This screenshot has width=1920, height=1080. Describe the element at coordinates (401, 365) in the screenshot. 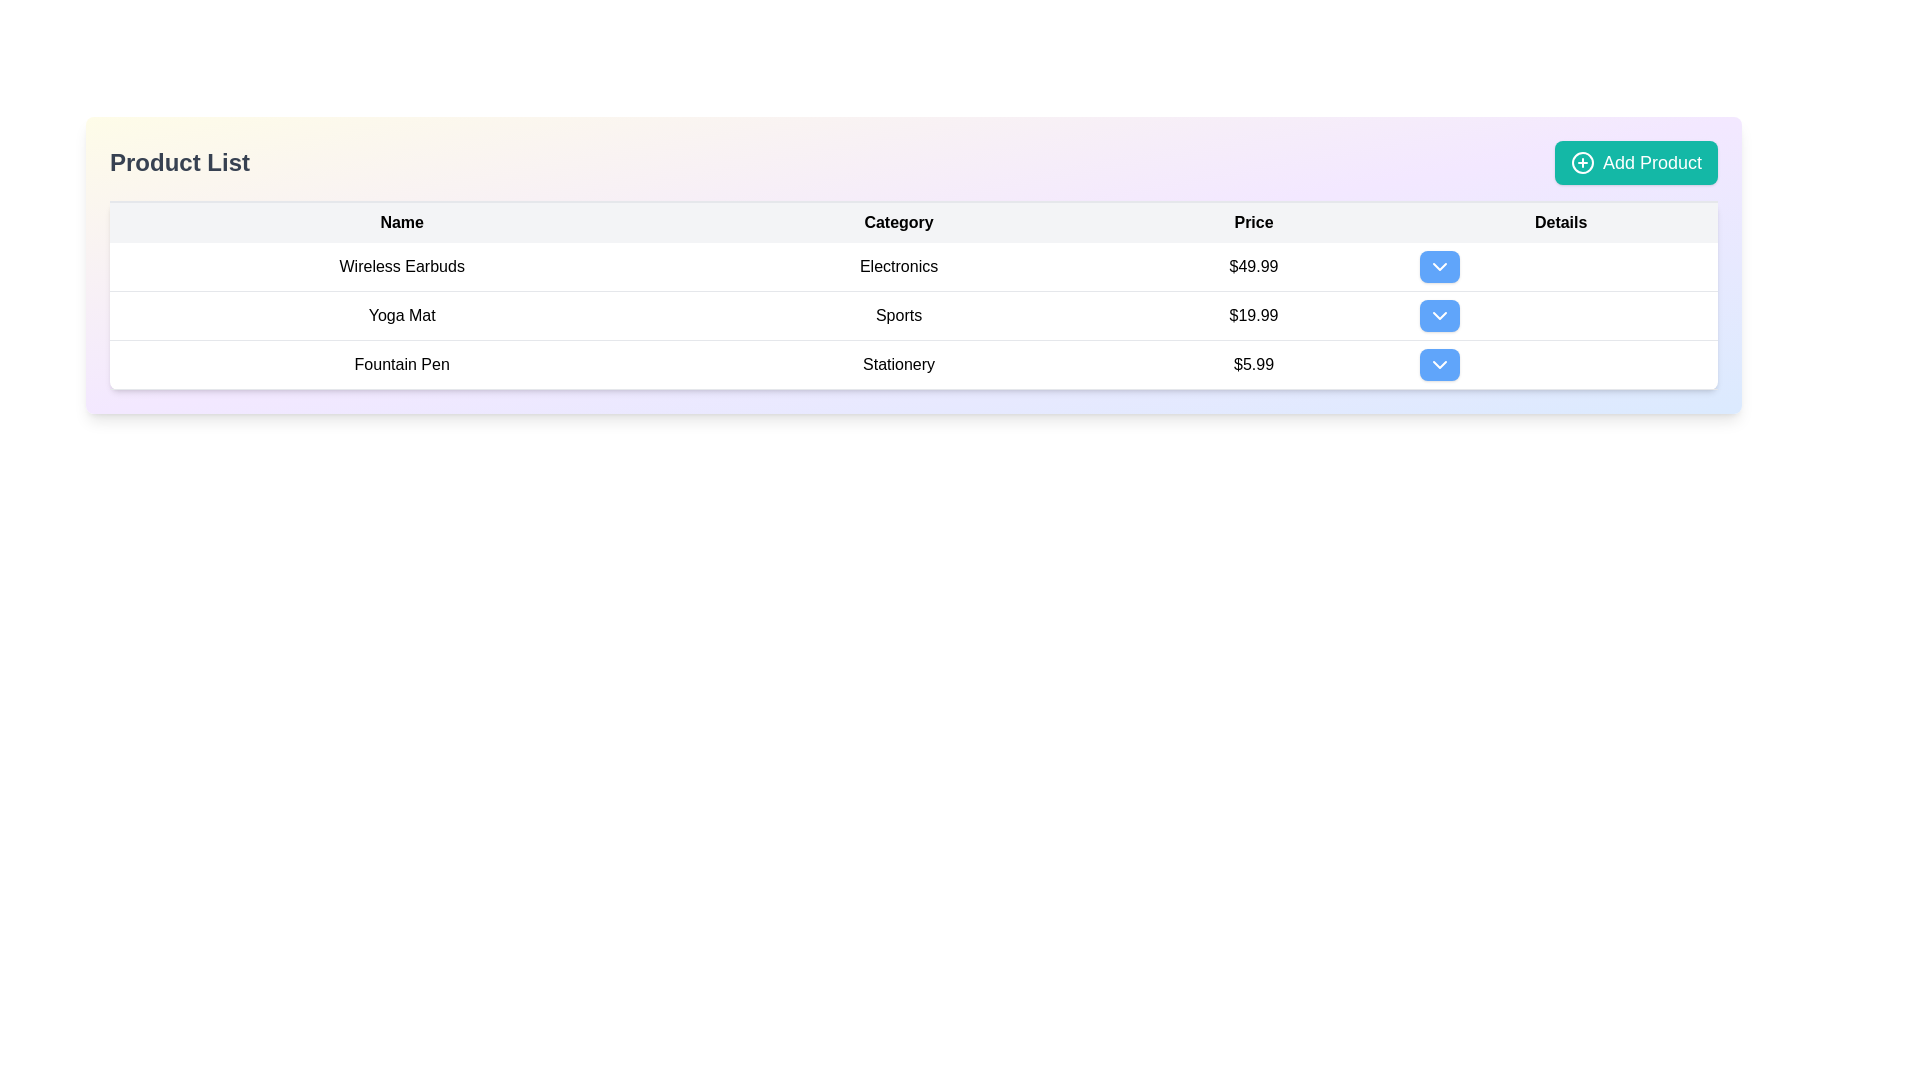

I see `the 'Fountain Pen' text label, which is located in the first column of the third row of a product listing table` at that location.